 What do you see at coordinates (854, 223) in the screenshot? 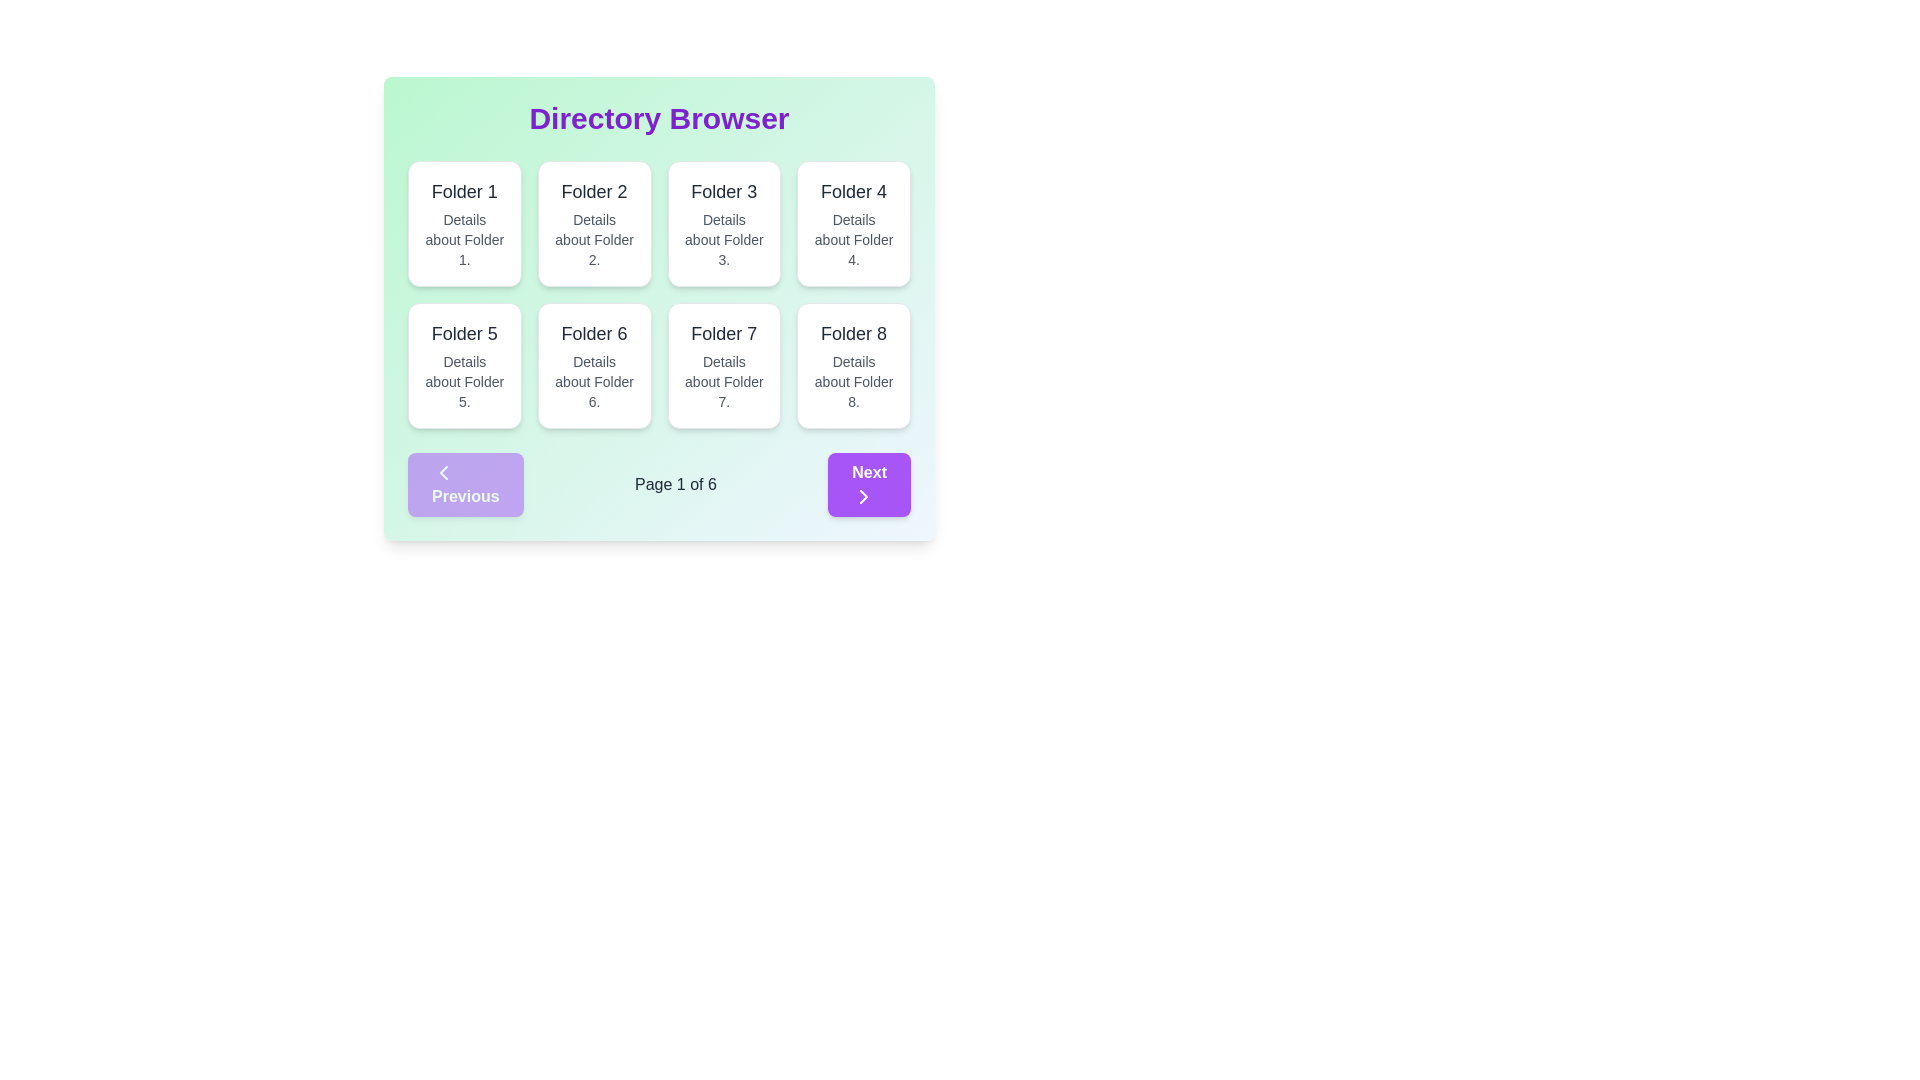
I see `the Informational Card that displays information related to 'Folder 4', located in the top-right corner of the grid` at bounding box center [854, 223].